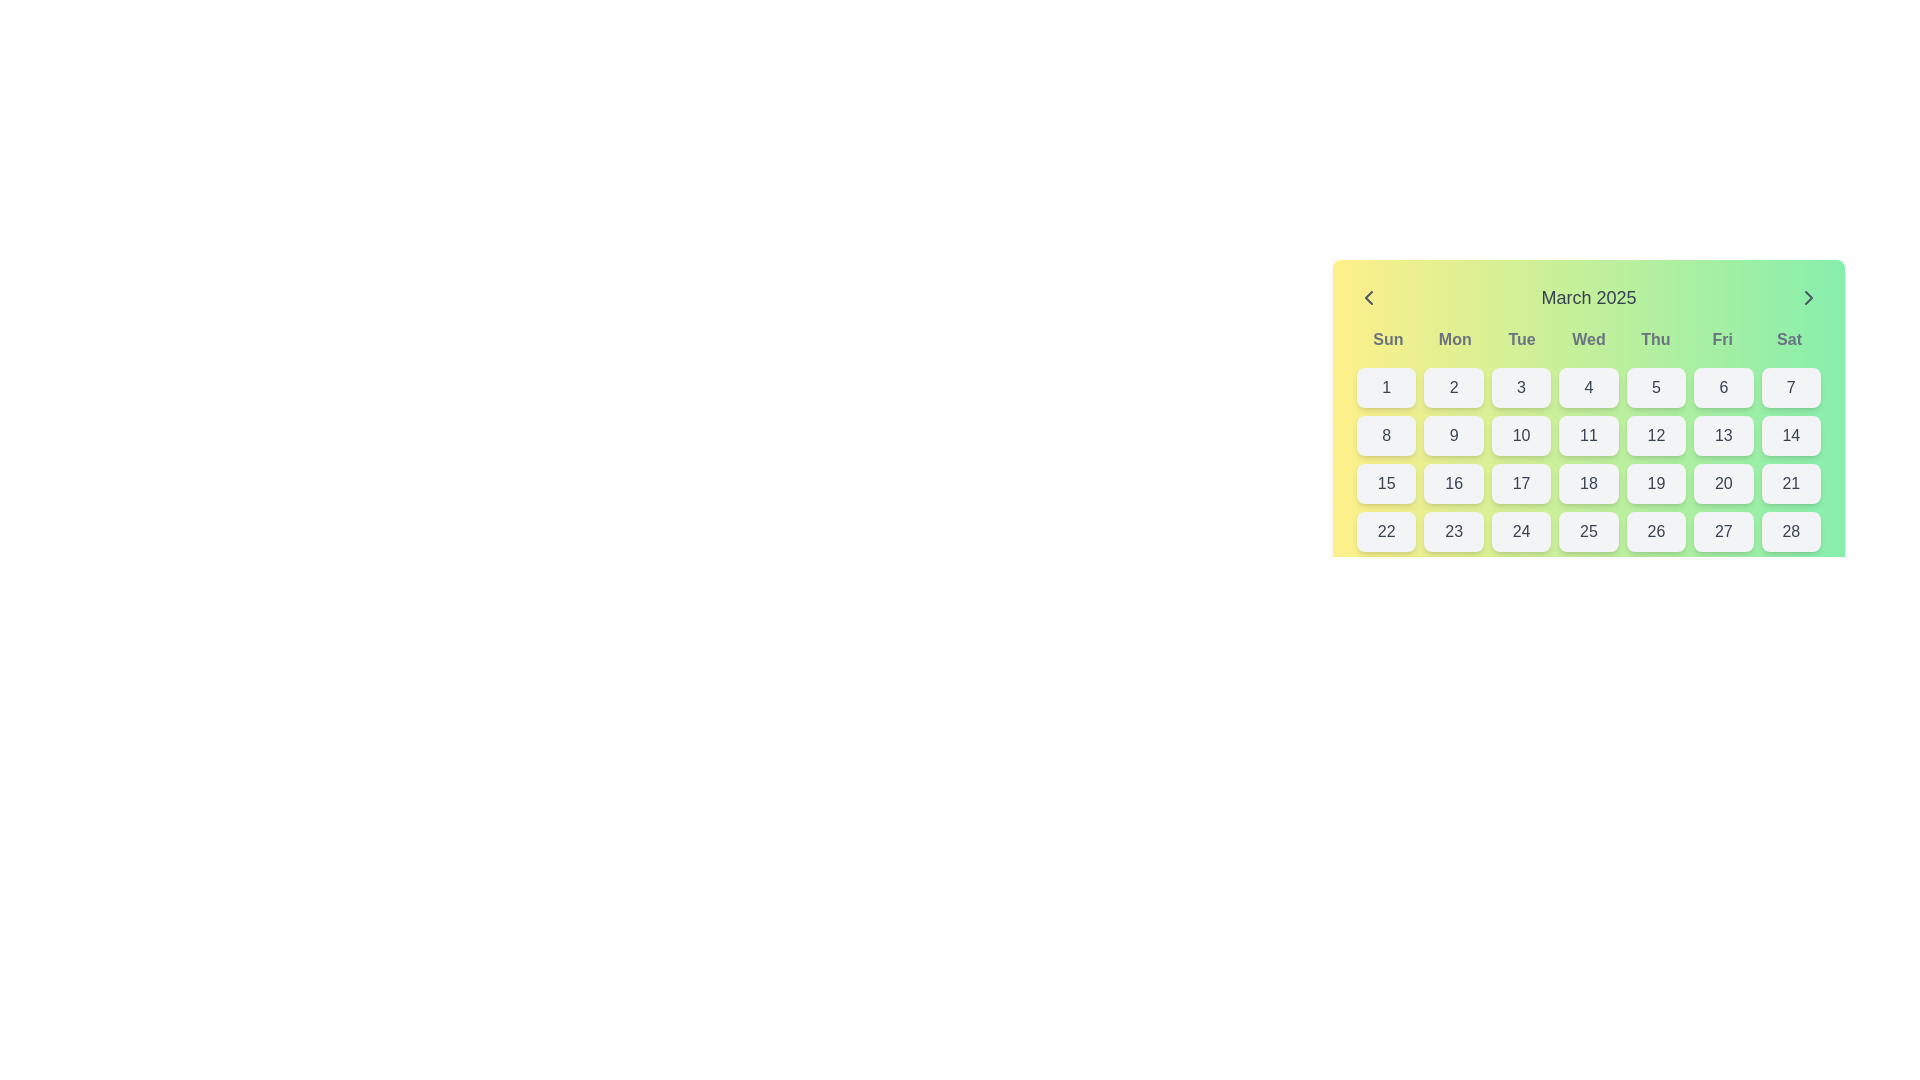 Image resolution: width=1920 pixels, height=1080 pixels. I want to click on the static text label 'Mon' which represents the day abbreviation in the weekly header of the calendar, so click(1455, 338).